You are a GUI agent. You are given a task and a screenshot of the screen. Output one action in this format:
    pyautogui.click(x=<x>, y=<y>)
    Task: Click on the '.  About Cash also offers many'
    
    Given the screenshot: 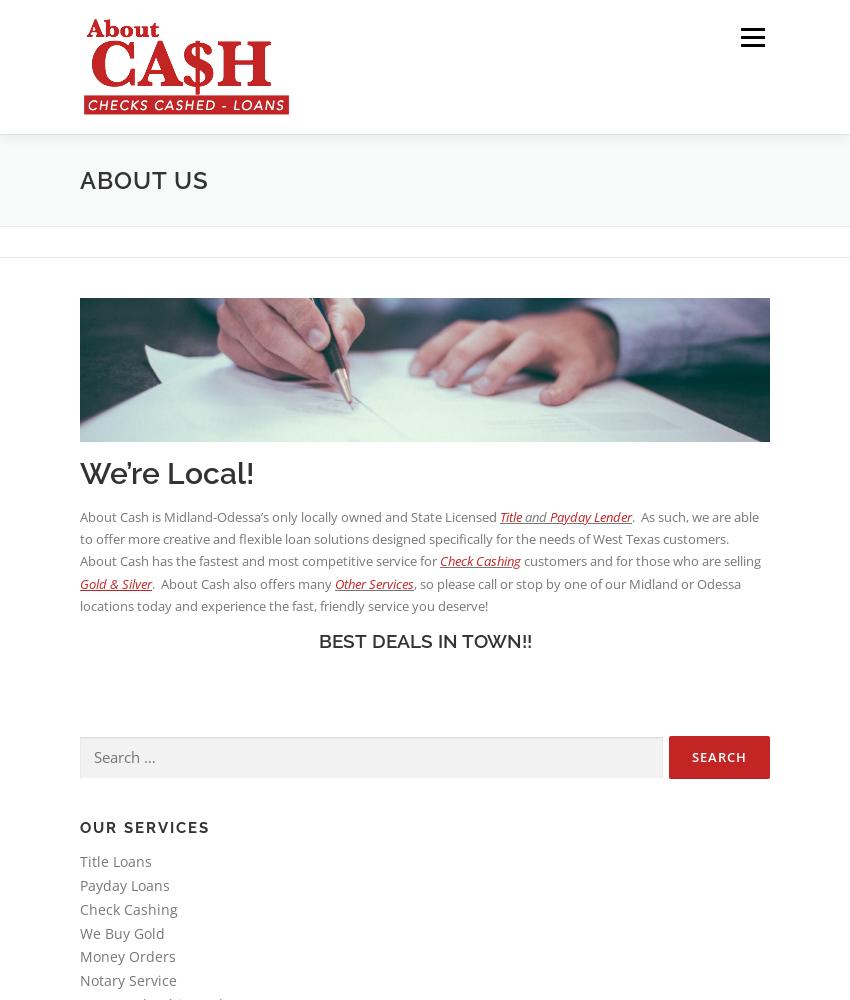 What is the action you would take?
    pyautogui.click(x=243, y=582)
    